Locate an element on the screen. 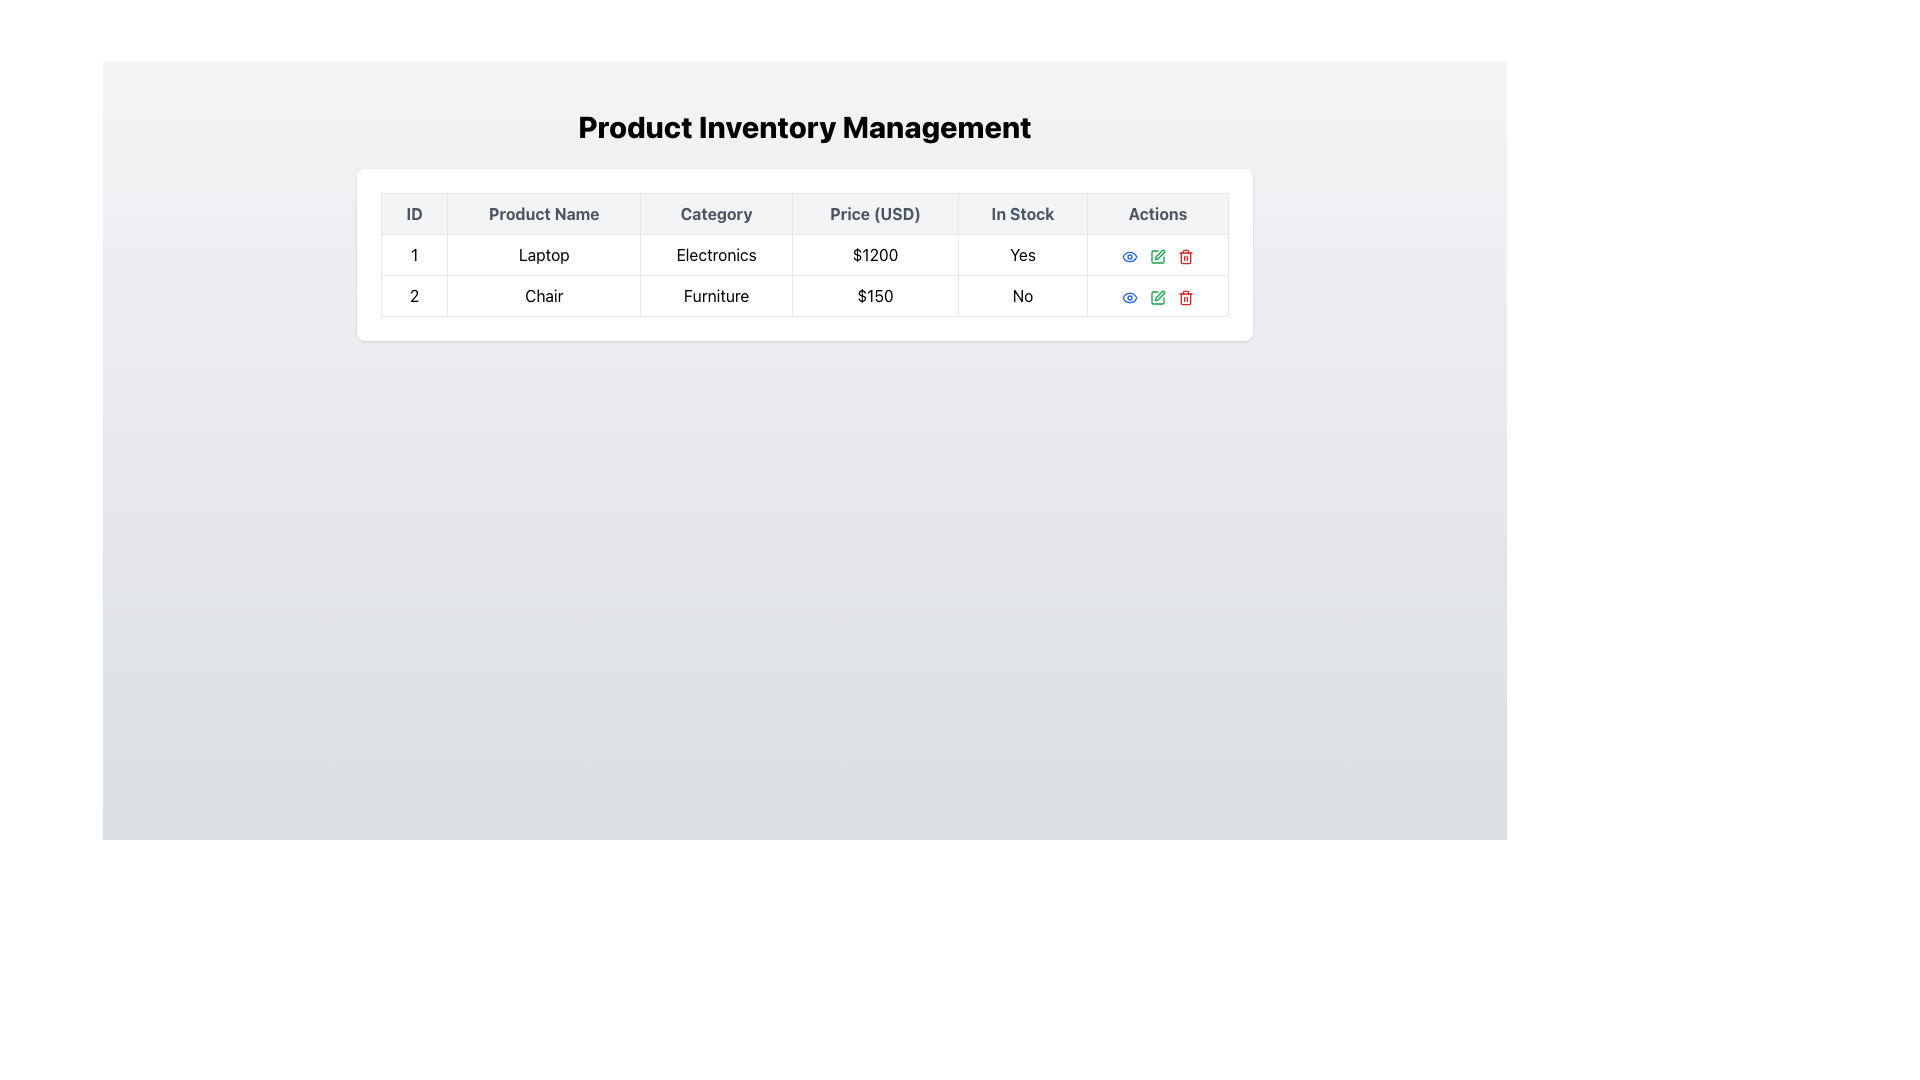 The width and height of the screenshot is (1920, 1080). text content of the Text Label displaying the unique identifier for the product entry 'Chair' in the Product Inventory Management table, located in the second row and first column under the 'ID' column is located at coordinates (413, 296).